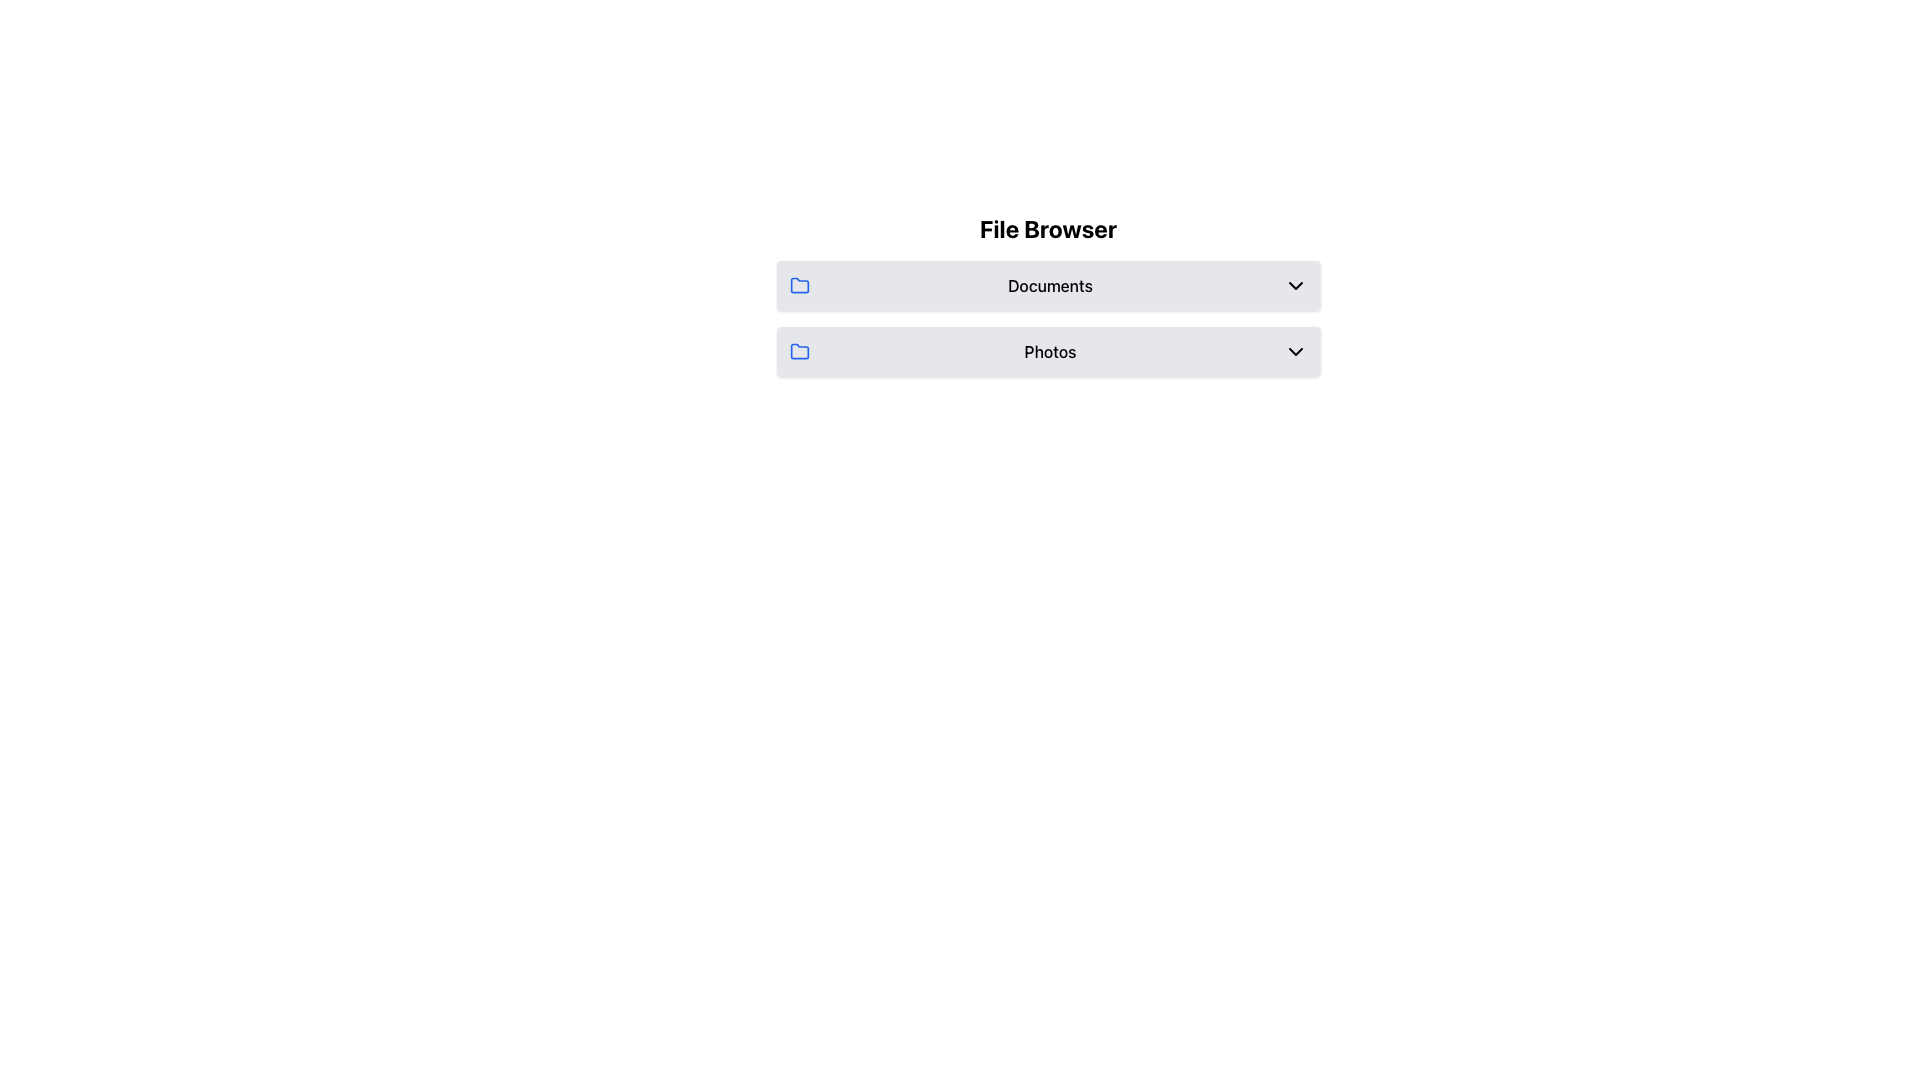  Describe the element at coordinates (1049, 350) in the screenshot. I see `the 'Photos' text label, which is centered between a blue folder icon and a downward-facing chevron icon` at that location.